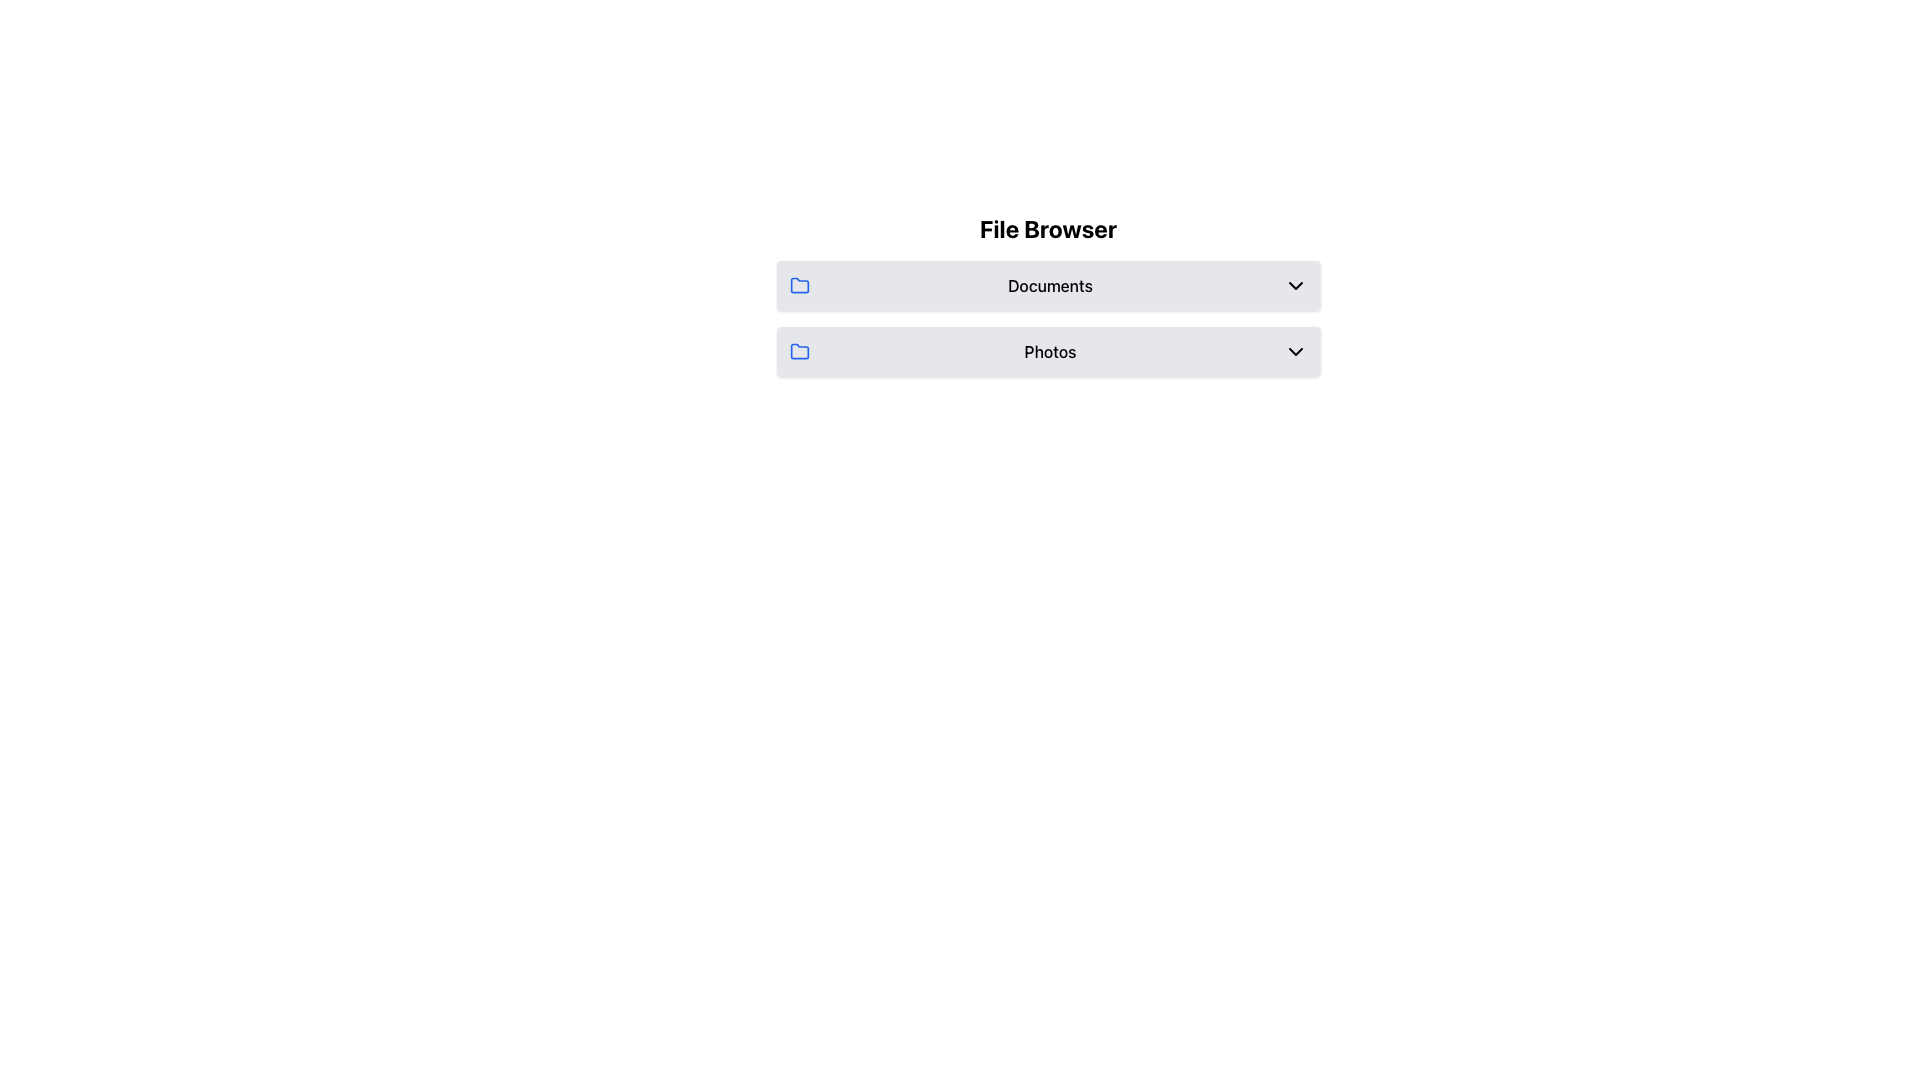  Describe the element at coordinates (1049, 350) in the screenshot. I see `the 'Photos' text label, which is centered between a blue folder icon and a downward-facing chevron icon` at that location.